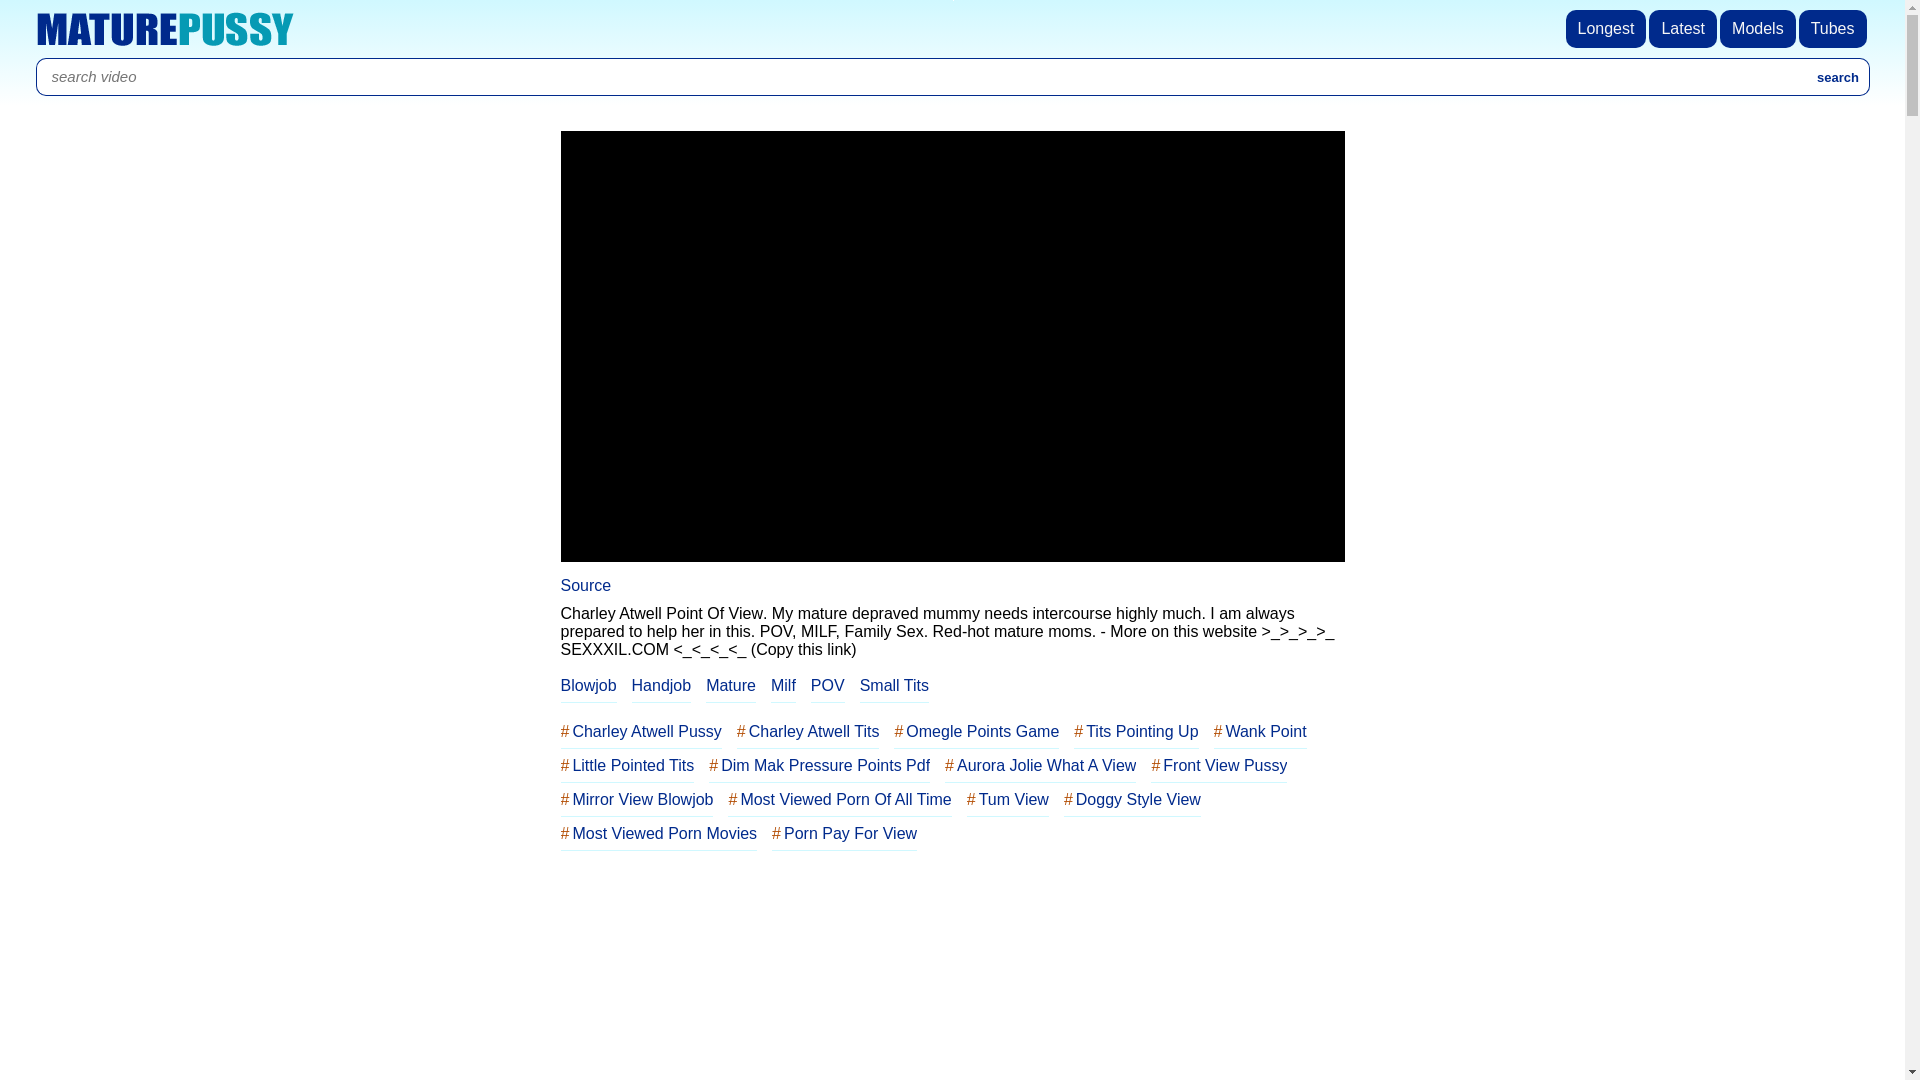 The height and width of the screenshot is (1080, 1920). What do you see at coordinates (1838, 76) in the screenshot?
I see `'search'` at bounding box center [1838, 76].